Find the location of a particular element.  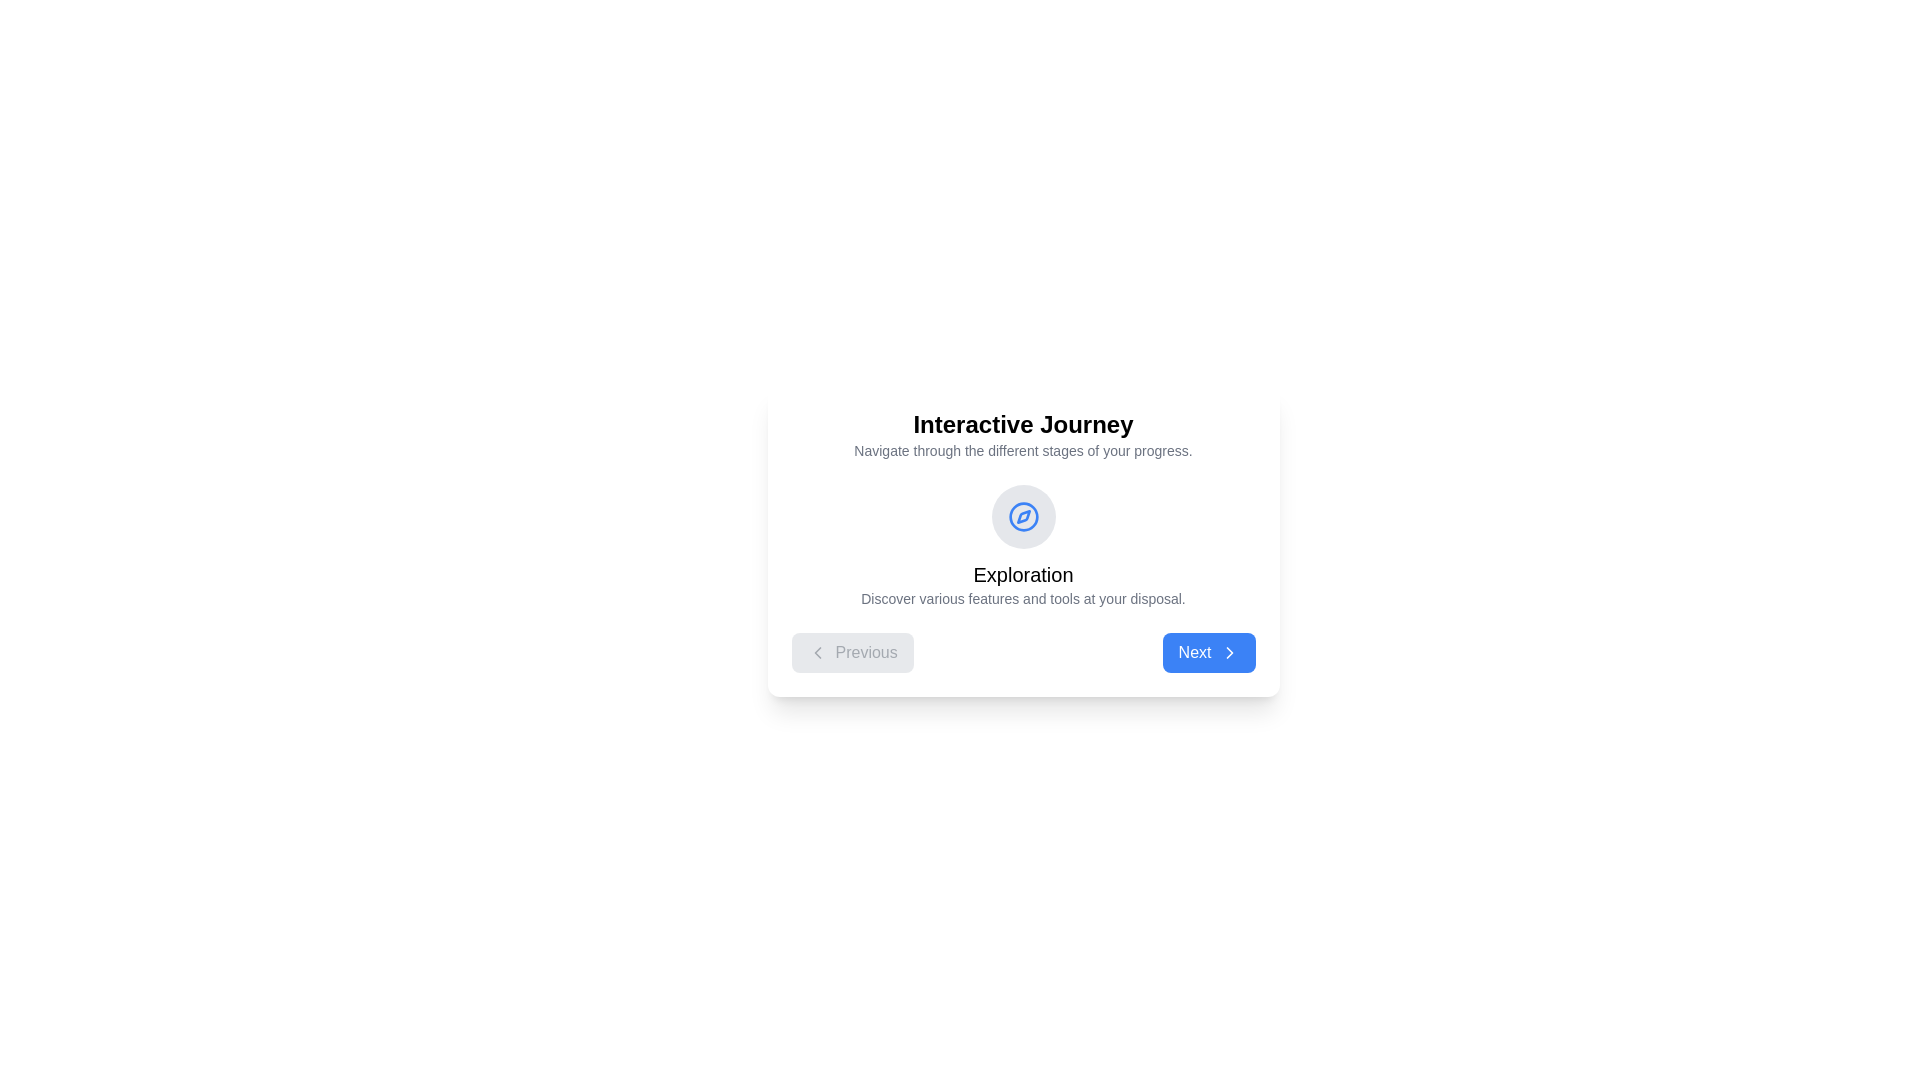

the 'Back' button located at the bottom-left corner of the interface, which is positioned next to the 'Next' button and below the 'Interactive Journey' section is located at coordinates (866, 652).